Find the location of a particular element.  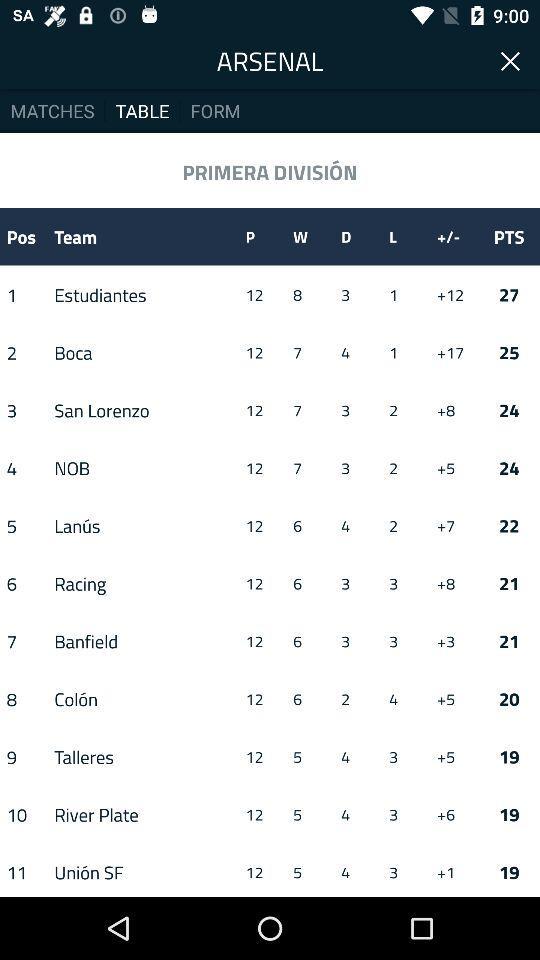

icon to the left of form icon is located at coordinates (141, 110).